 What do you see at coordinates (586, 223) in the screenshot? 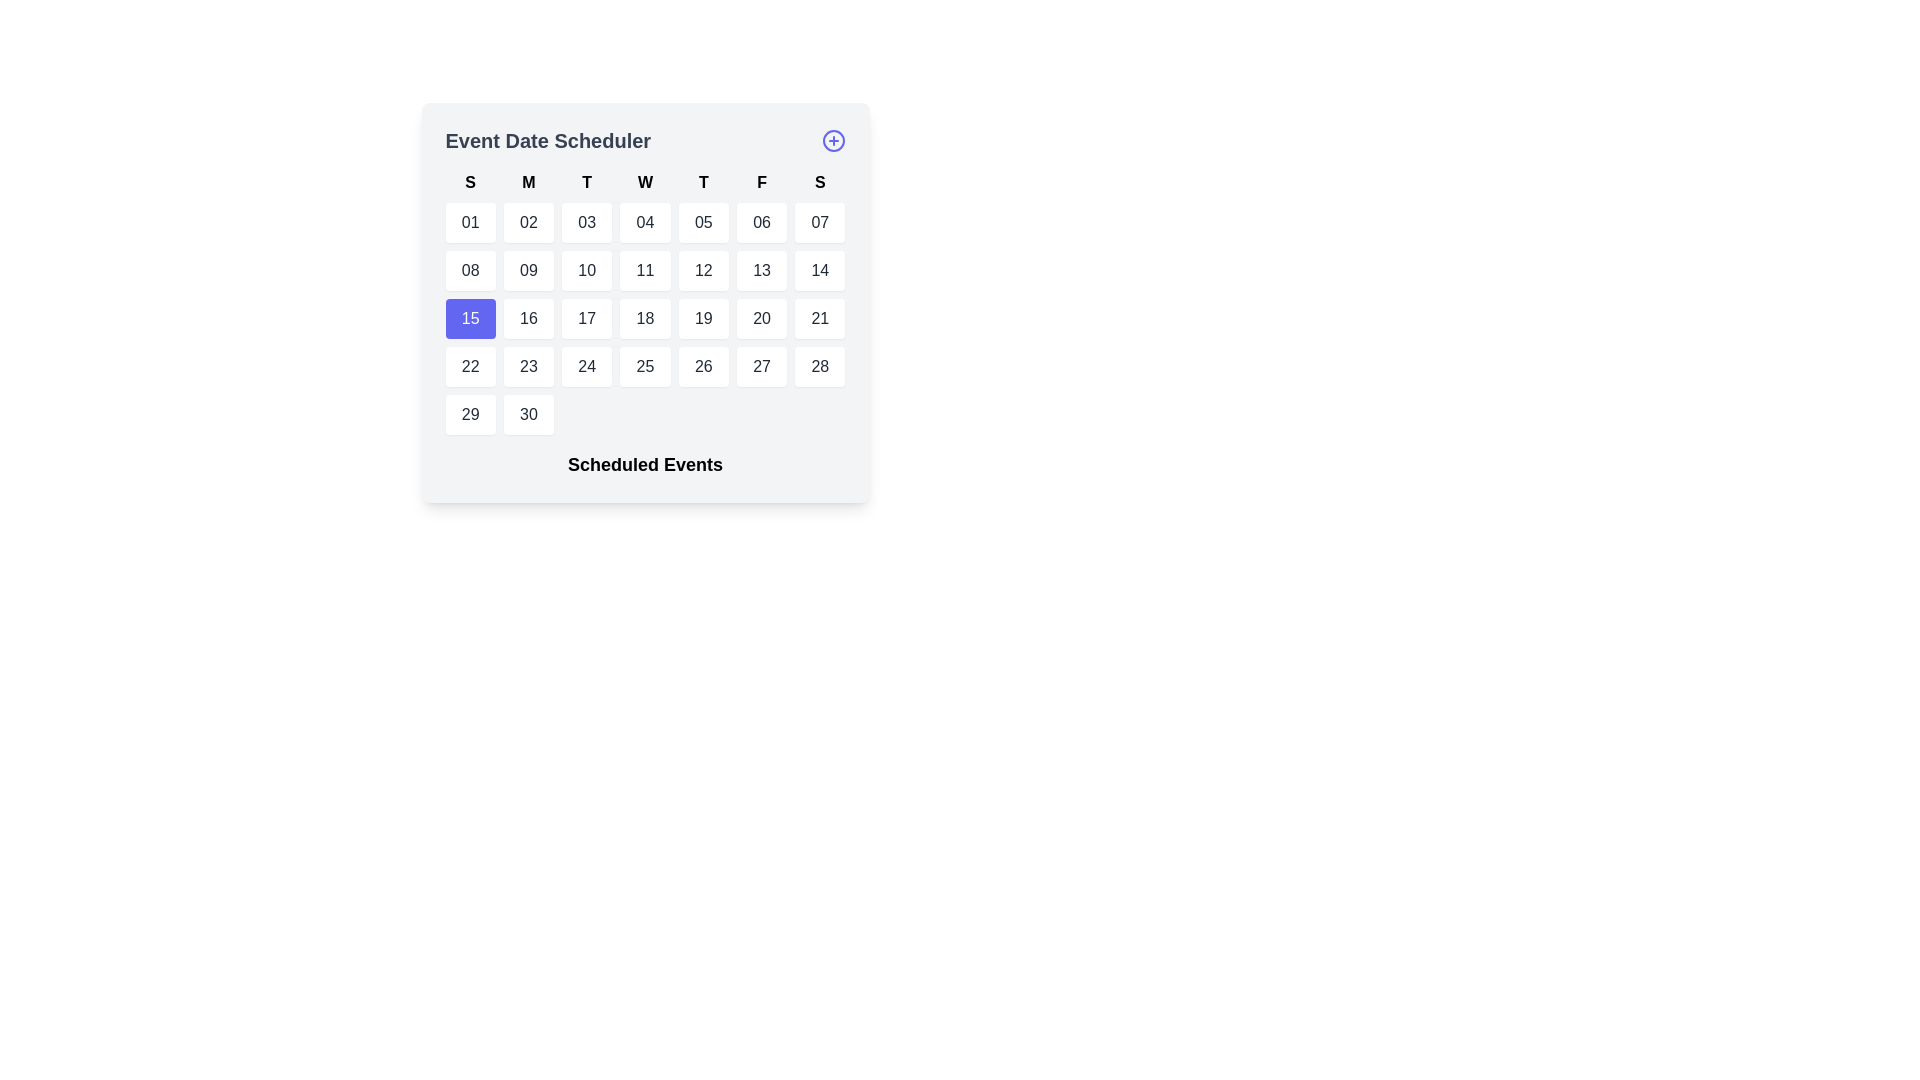
I see `the calendar day button representing '03'` at bounding box center [586, 223].